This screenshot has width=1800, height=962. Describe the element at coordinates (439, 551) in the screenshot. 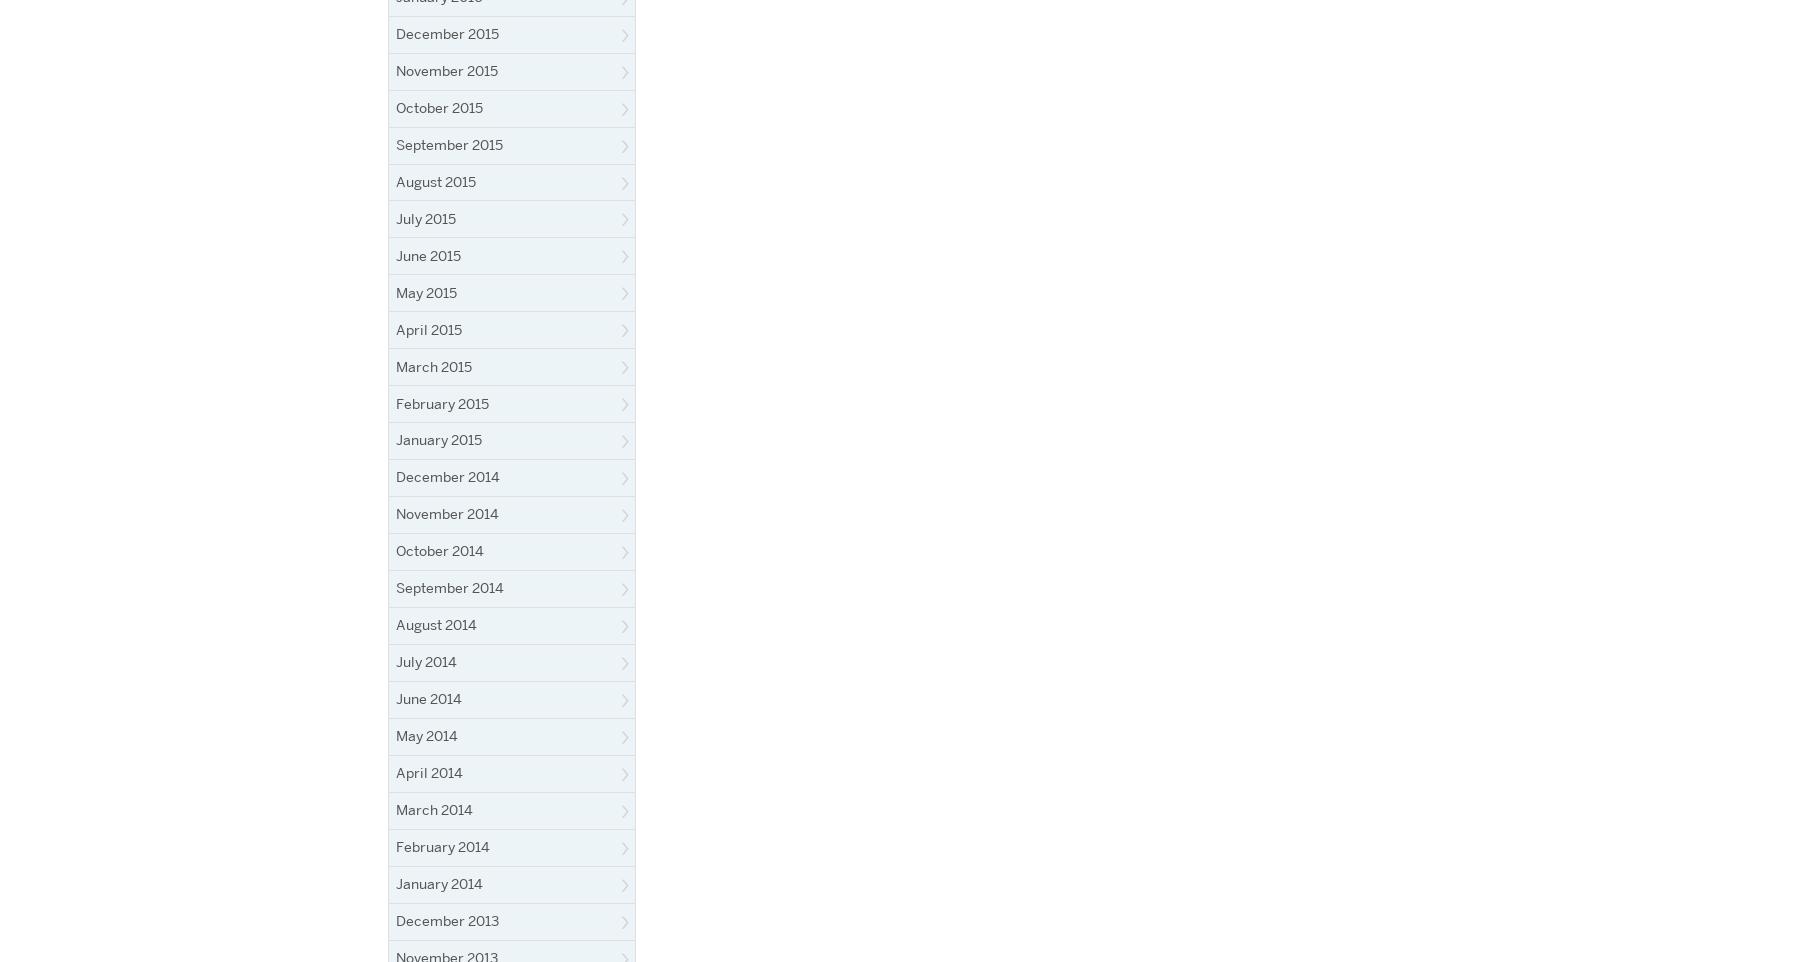

I see `'October 2014'` at that location.